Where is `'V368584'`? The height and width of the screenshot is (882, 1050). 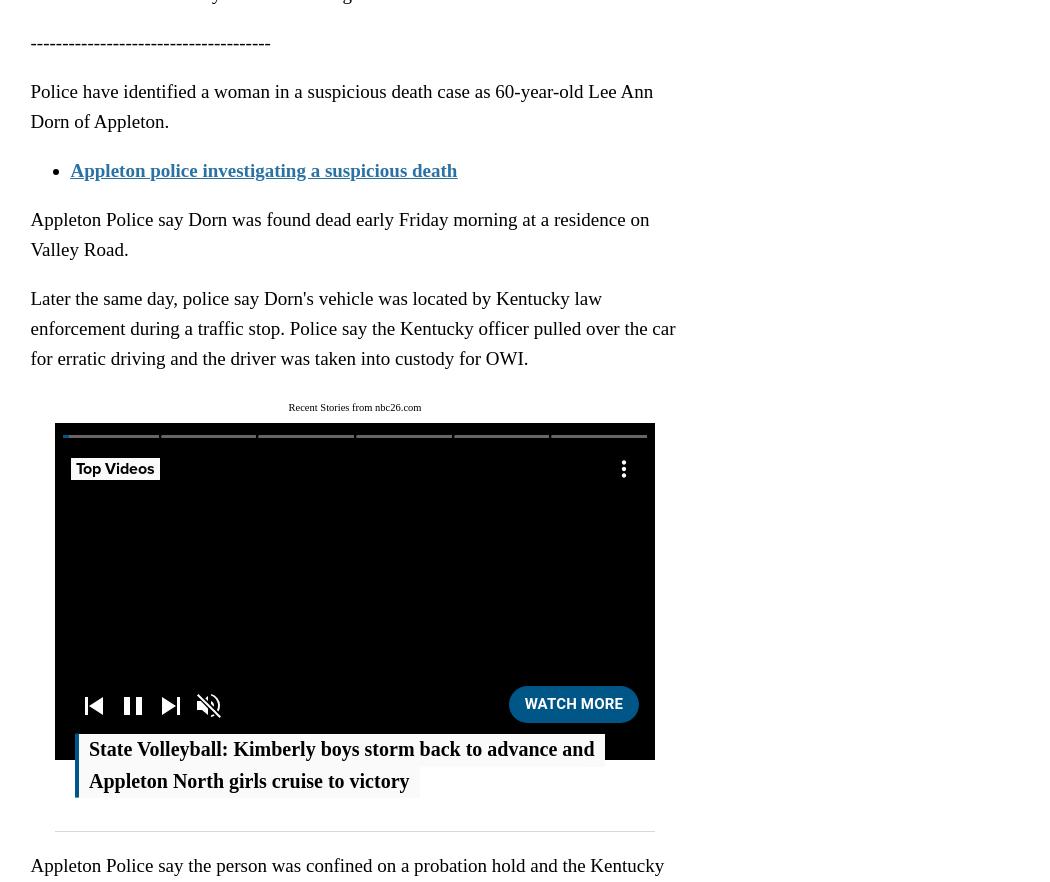
'V368584' is located at coordinates (340, 482).